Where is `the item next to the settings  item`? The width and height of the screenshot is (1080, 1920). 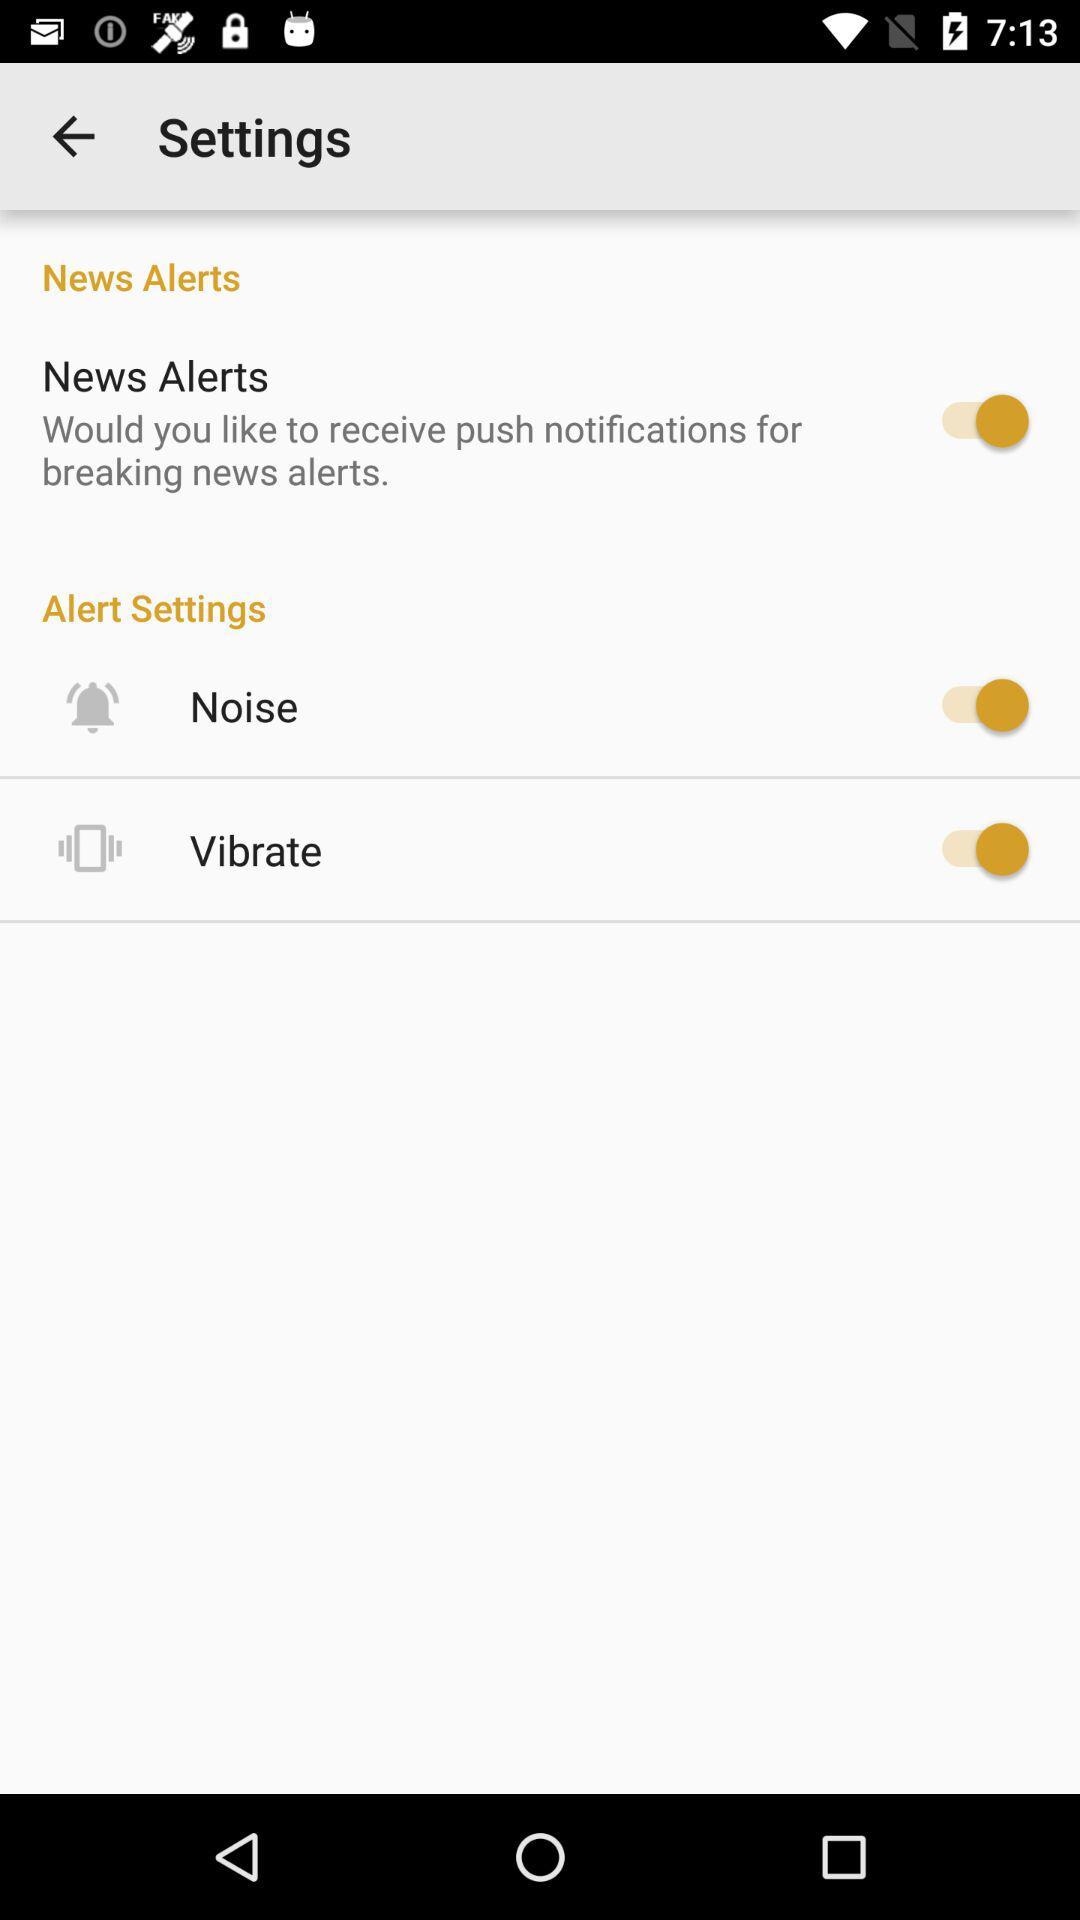 the item next to the settings  item is located at coordinates (72, 135).